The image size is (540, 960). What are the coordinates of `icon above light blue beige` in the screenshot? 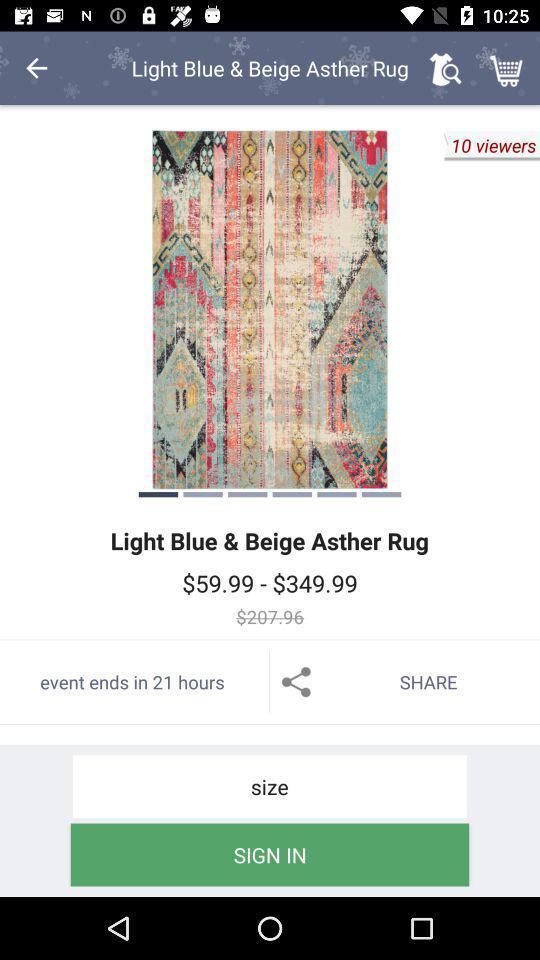 It's located at (270, 309).